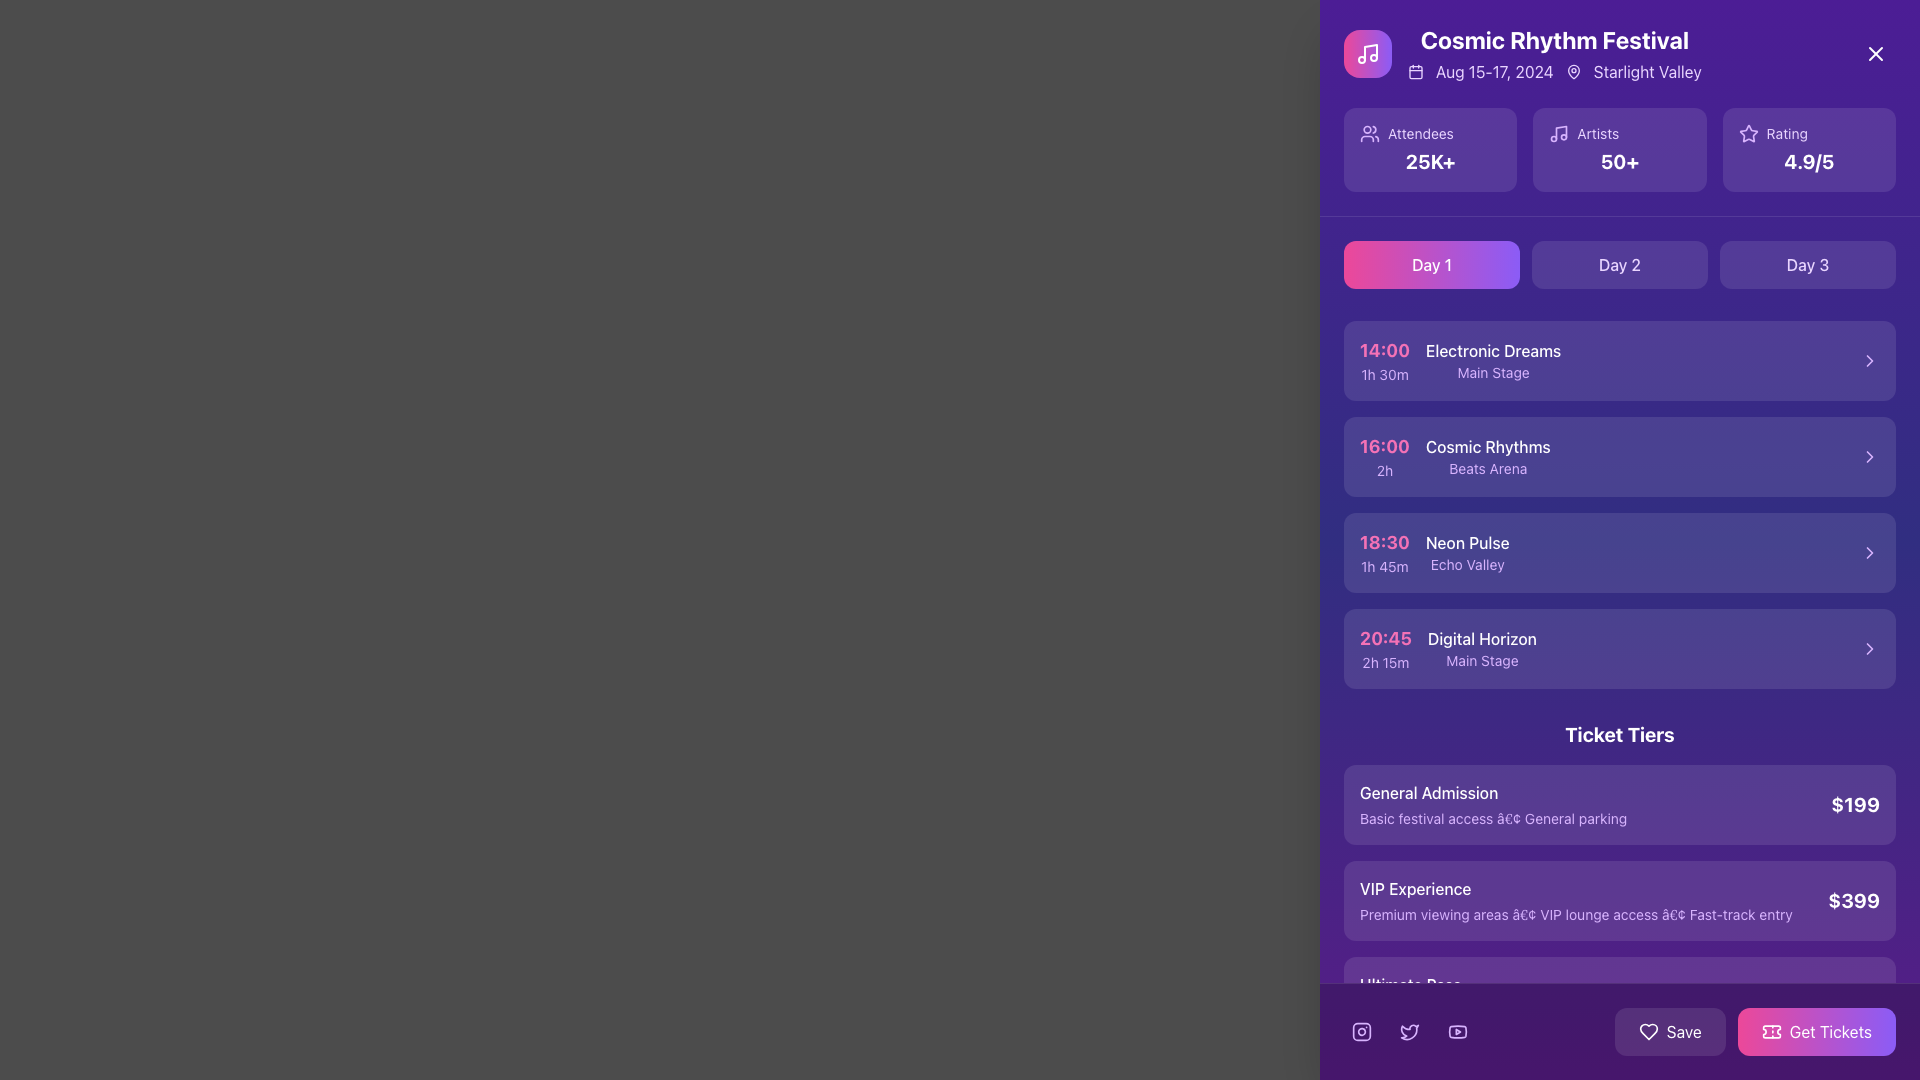 Image resolution: width=1920 pixels, height=1080 pixels. I want to click on the text line styled in light purple font that describes features of the VIP Experience package, located beneath the 'VIP Experience' heading and above the price '$399', so click(1575, 914).